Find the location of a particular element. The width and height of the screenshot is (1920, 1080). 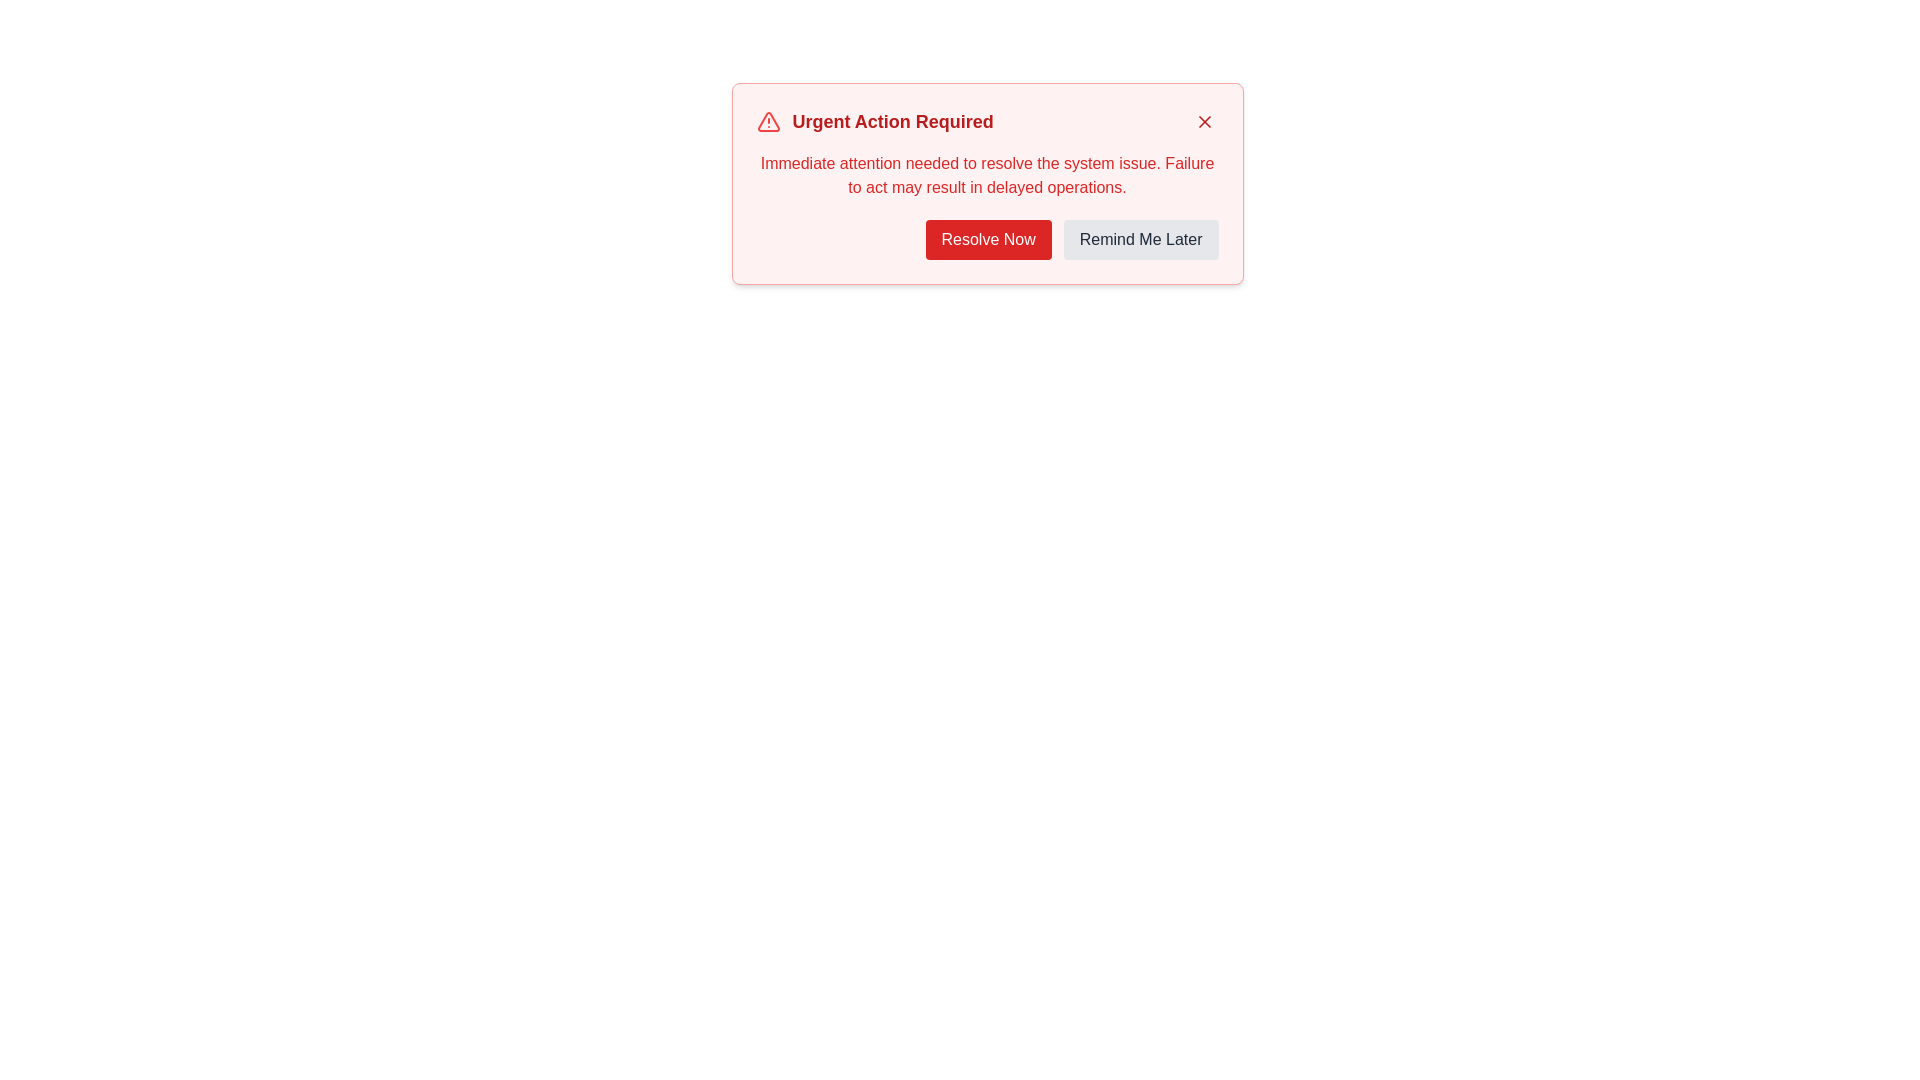

urgent message displayed in the red-colored text block that states 'Immediate attention needed to resolve the system issue. Failure to act may result in delayed operations.' is located at coordinates (987, 175).